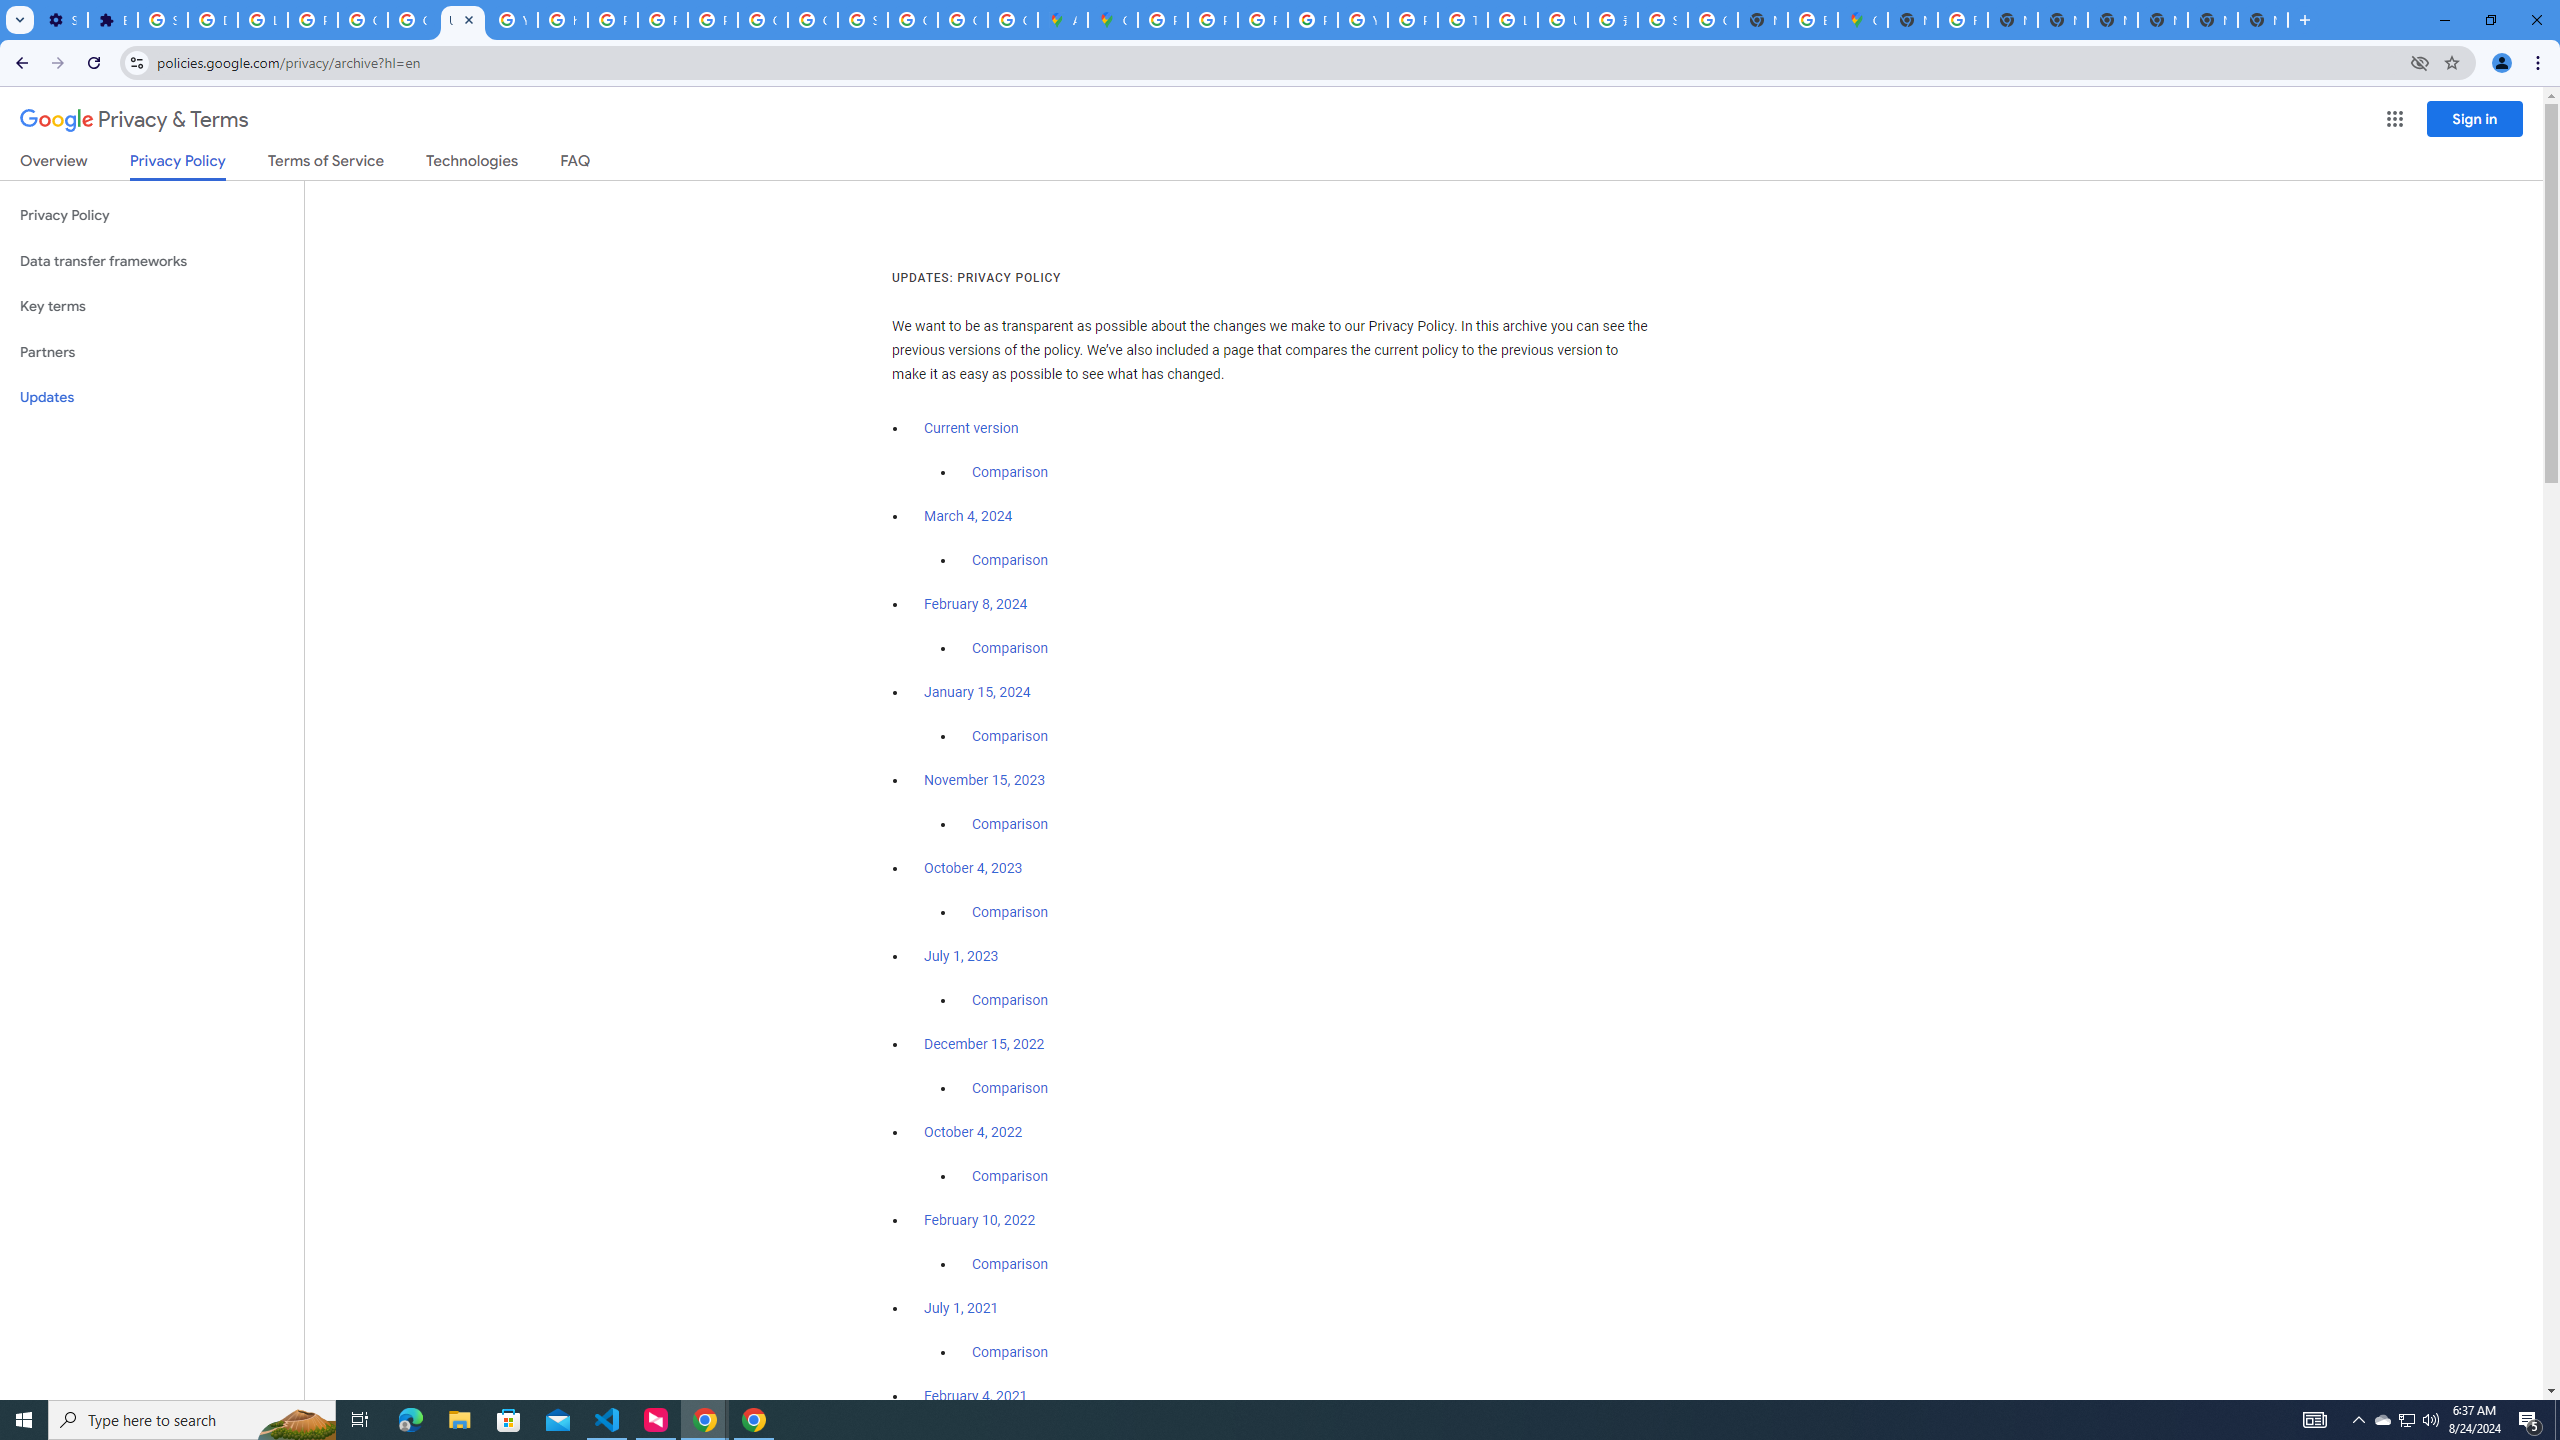 The image size is (2560, 1440). Describe the element at coordinates (2162, 19) in the screenshot. I see `'New Tab'` at that location.